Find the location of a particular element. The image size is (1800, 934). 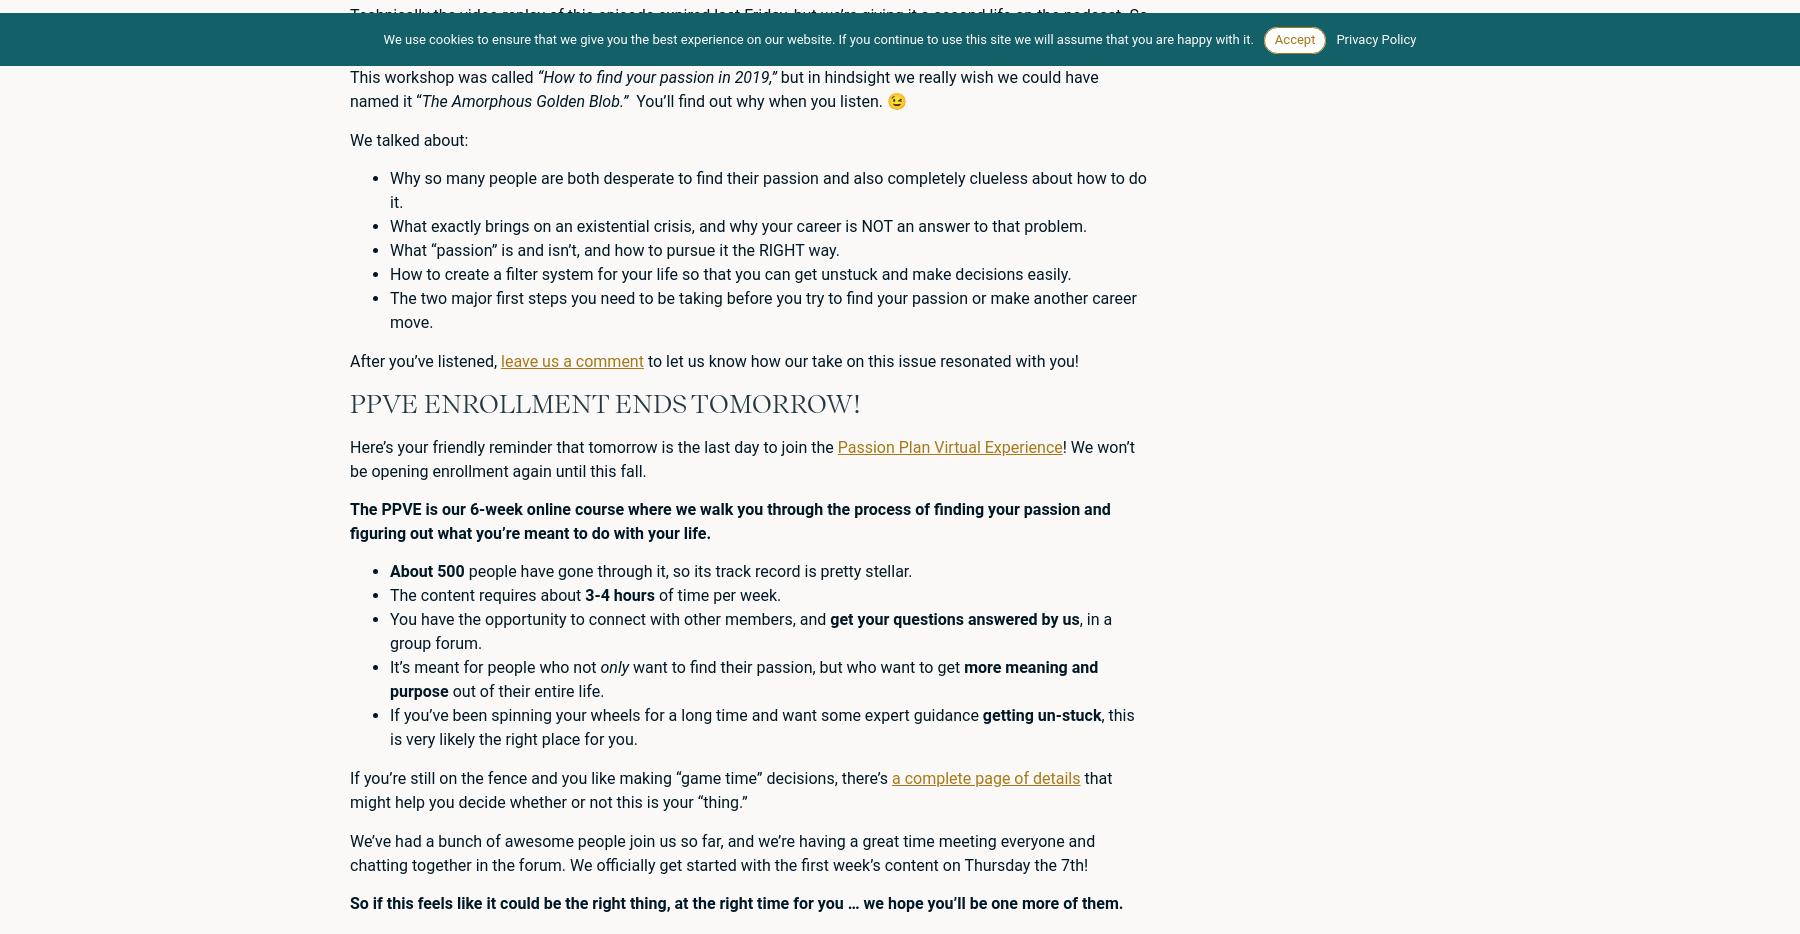

'PPVE ENROLLMENT ENDS TOMORROW!' is located at coordinates (605, 402).